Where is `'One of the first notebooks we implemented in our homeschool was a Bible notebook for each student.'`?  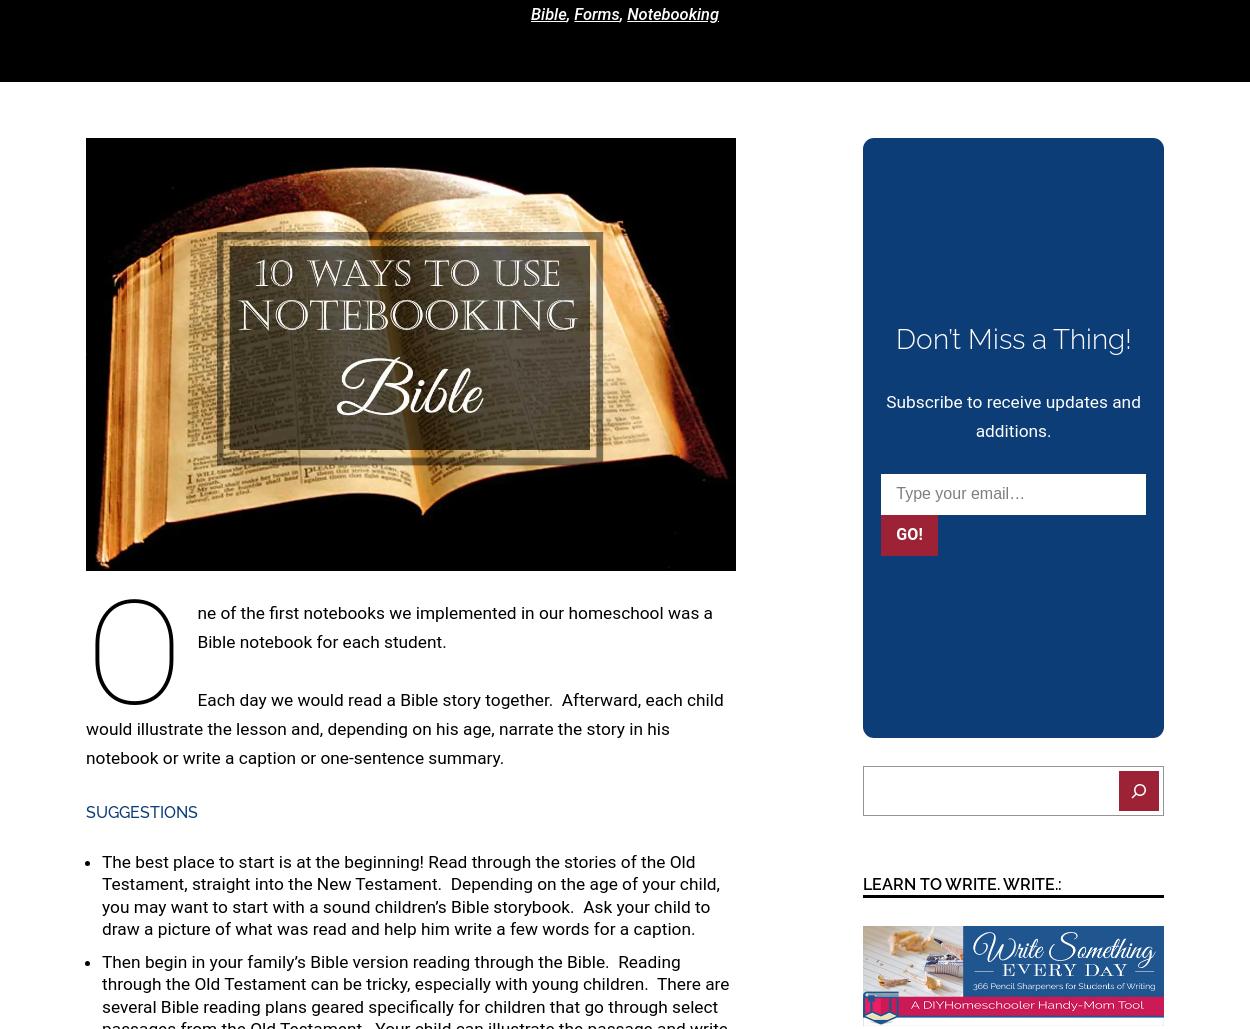
'One of the first notebooks we implemented in our homeschool was a Bible notebook for each student.' is located at coordinates (399, 654).